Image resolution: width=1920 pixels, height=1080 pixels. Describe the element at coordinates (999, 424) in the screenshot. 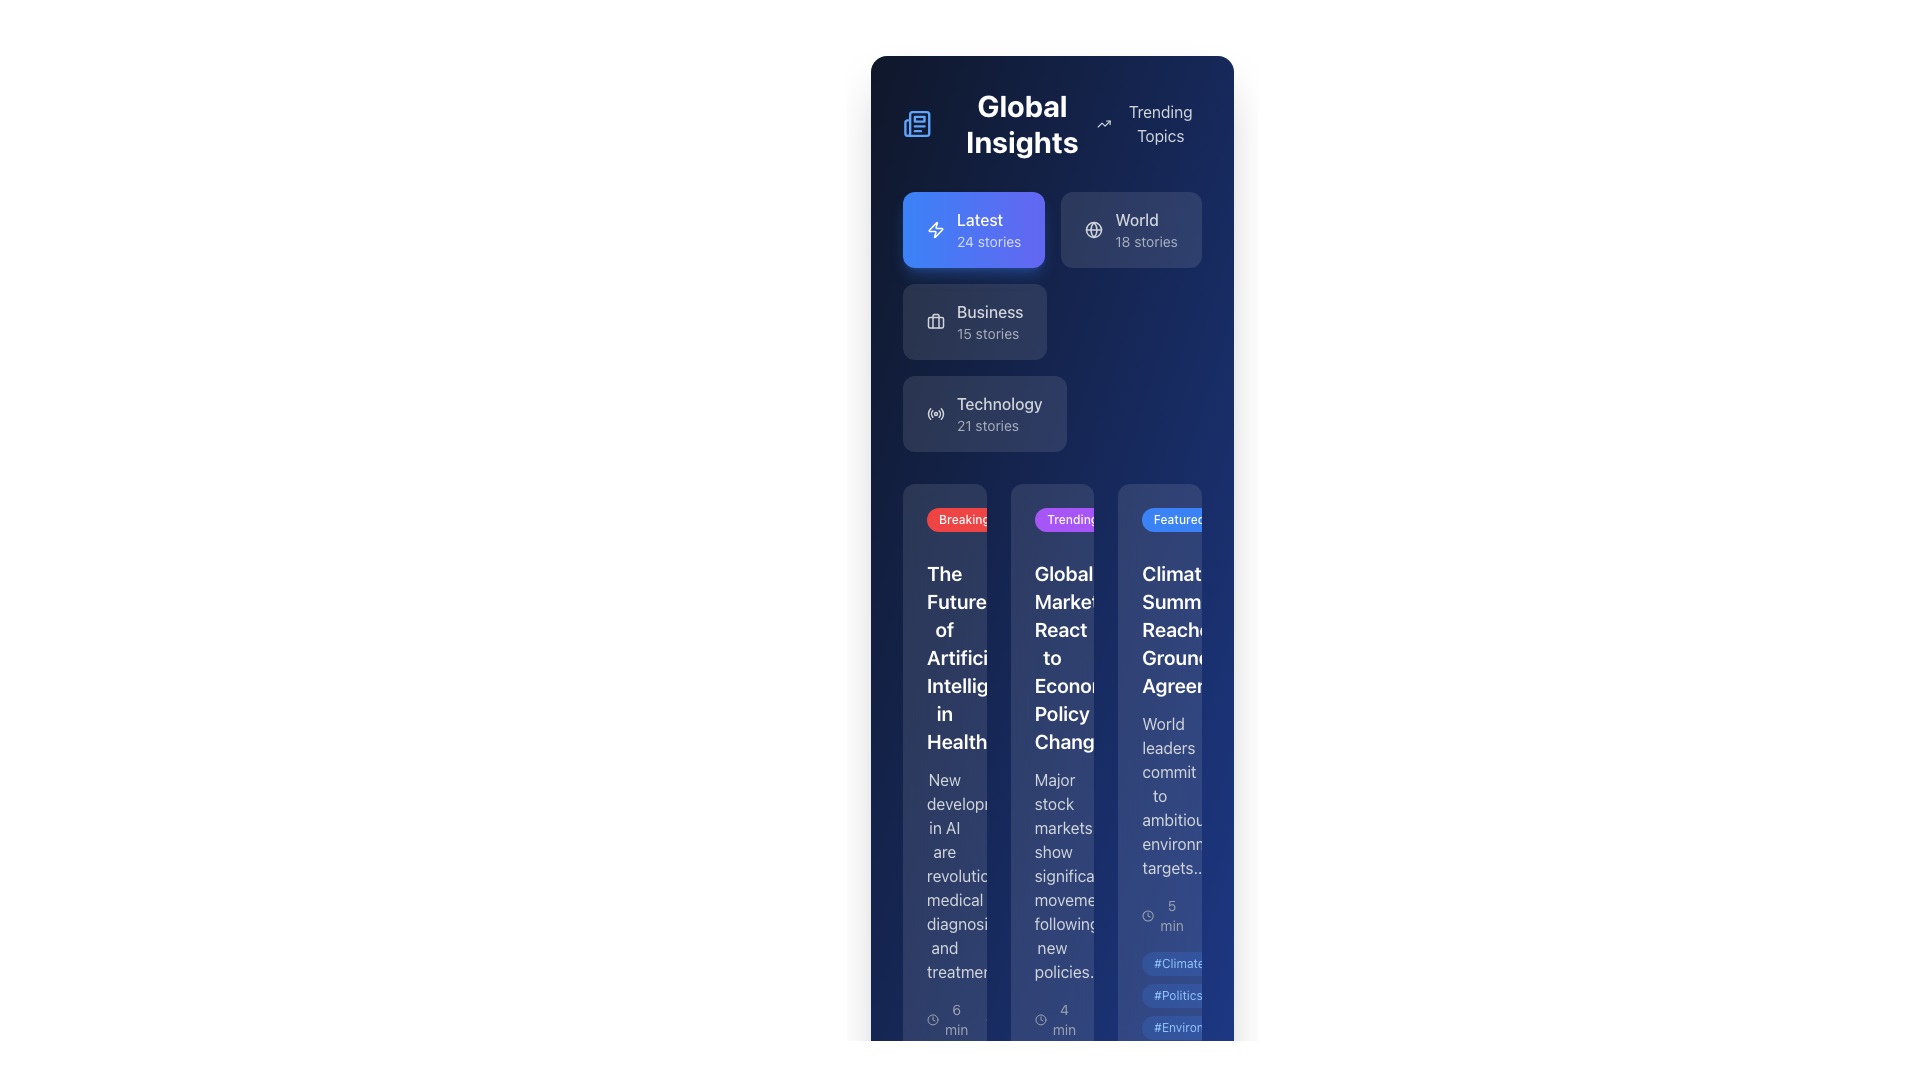

I see `static text label indicating the number of stories available in the 'Technology' category, located directly beneath the 'Technology' label in the sidebar` at that location.